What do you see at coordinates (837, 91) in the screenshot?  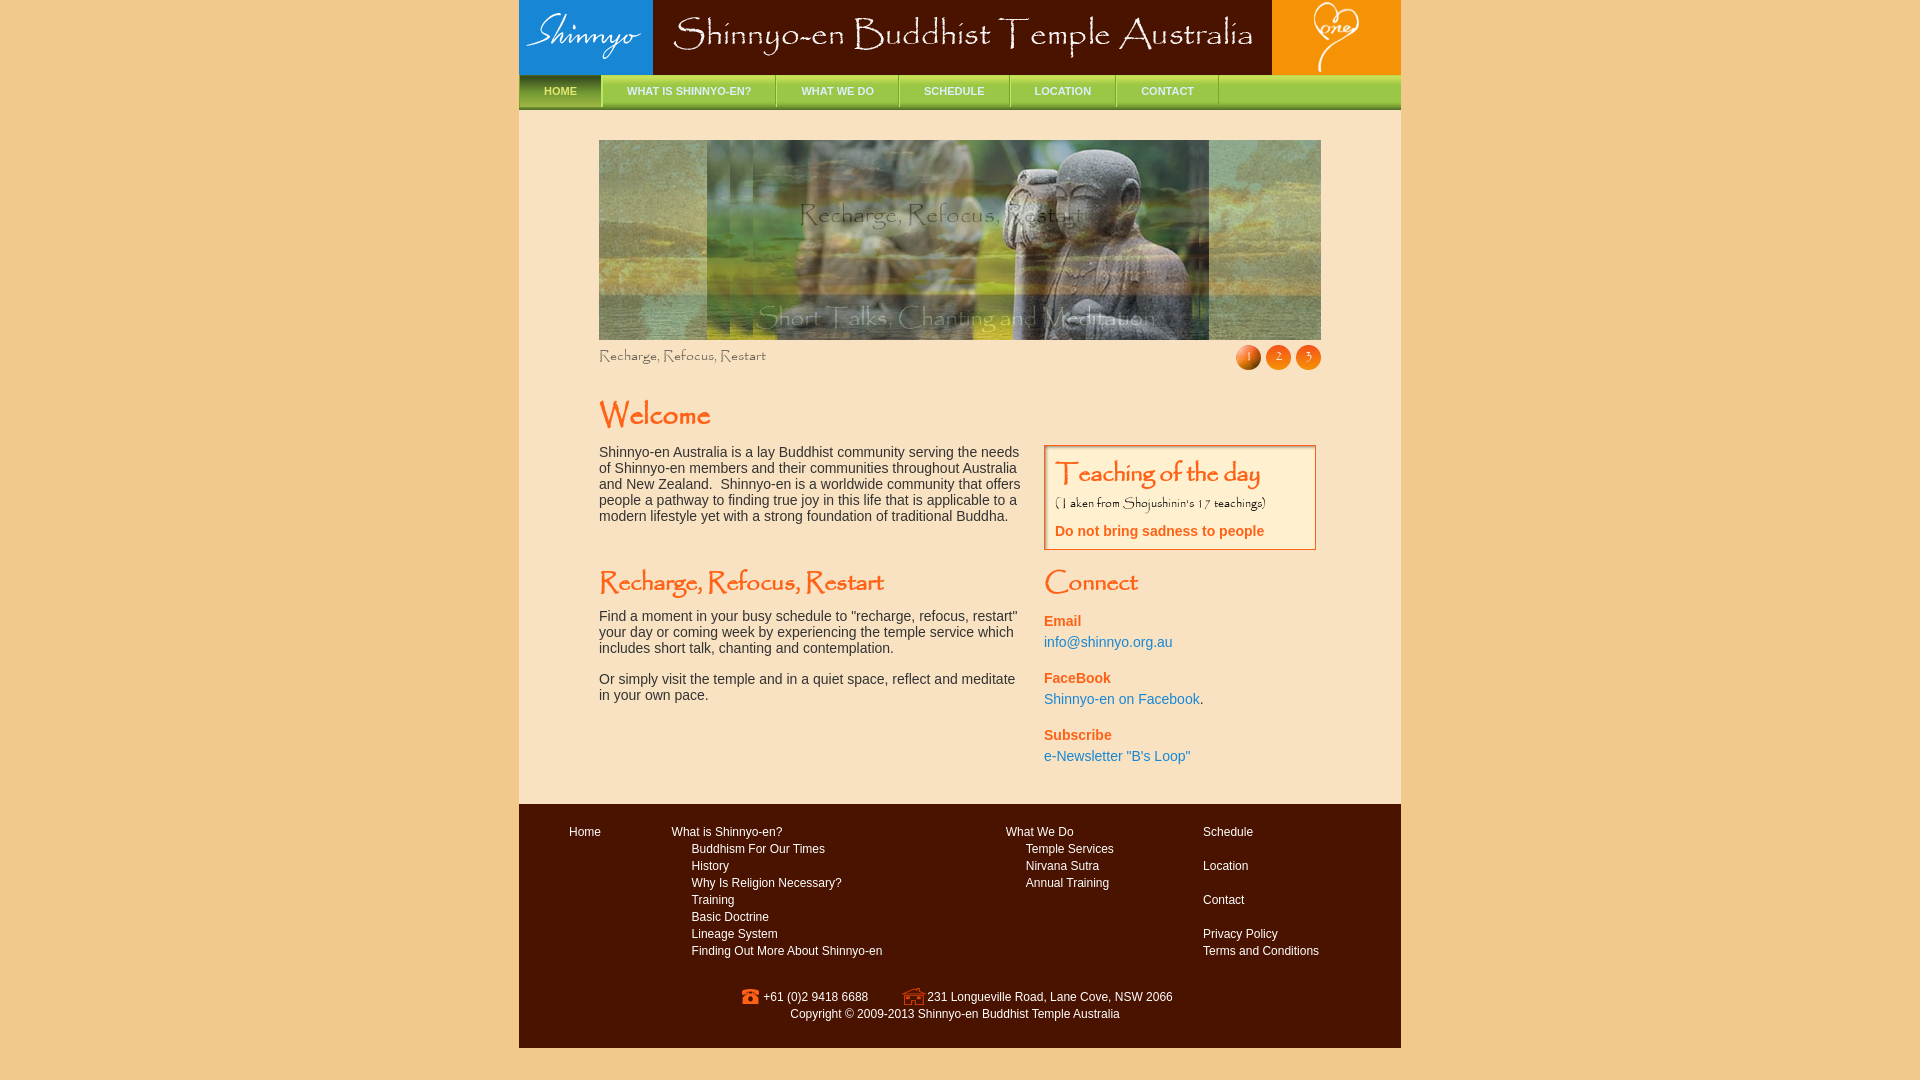 I see `'WHAT WE DO'` at bounding box center [837, 91].